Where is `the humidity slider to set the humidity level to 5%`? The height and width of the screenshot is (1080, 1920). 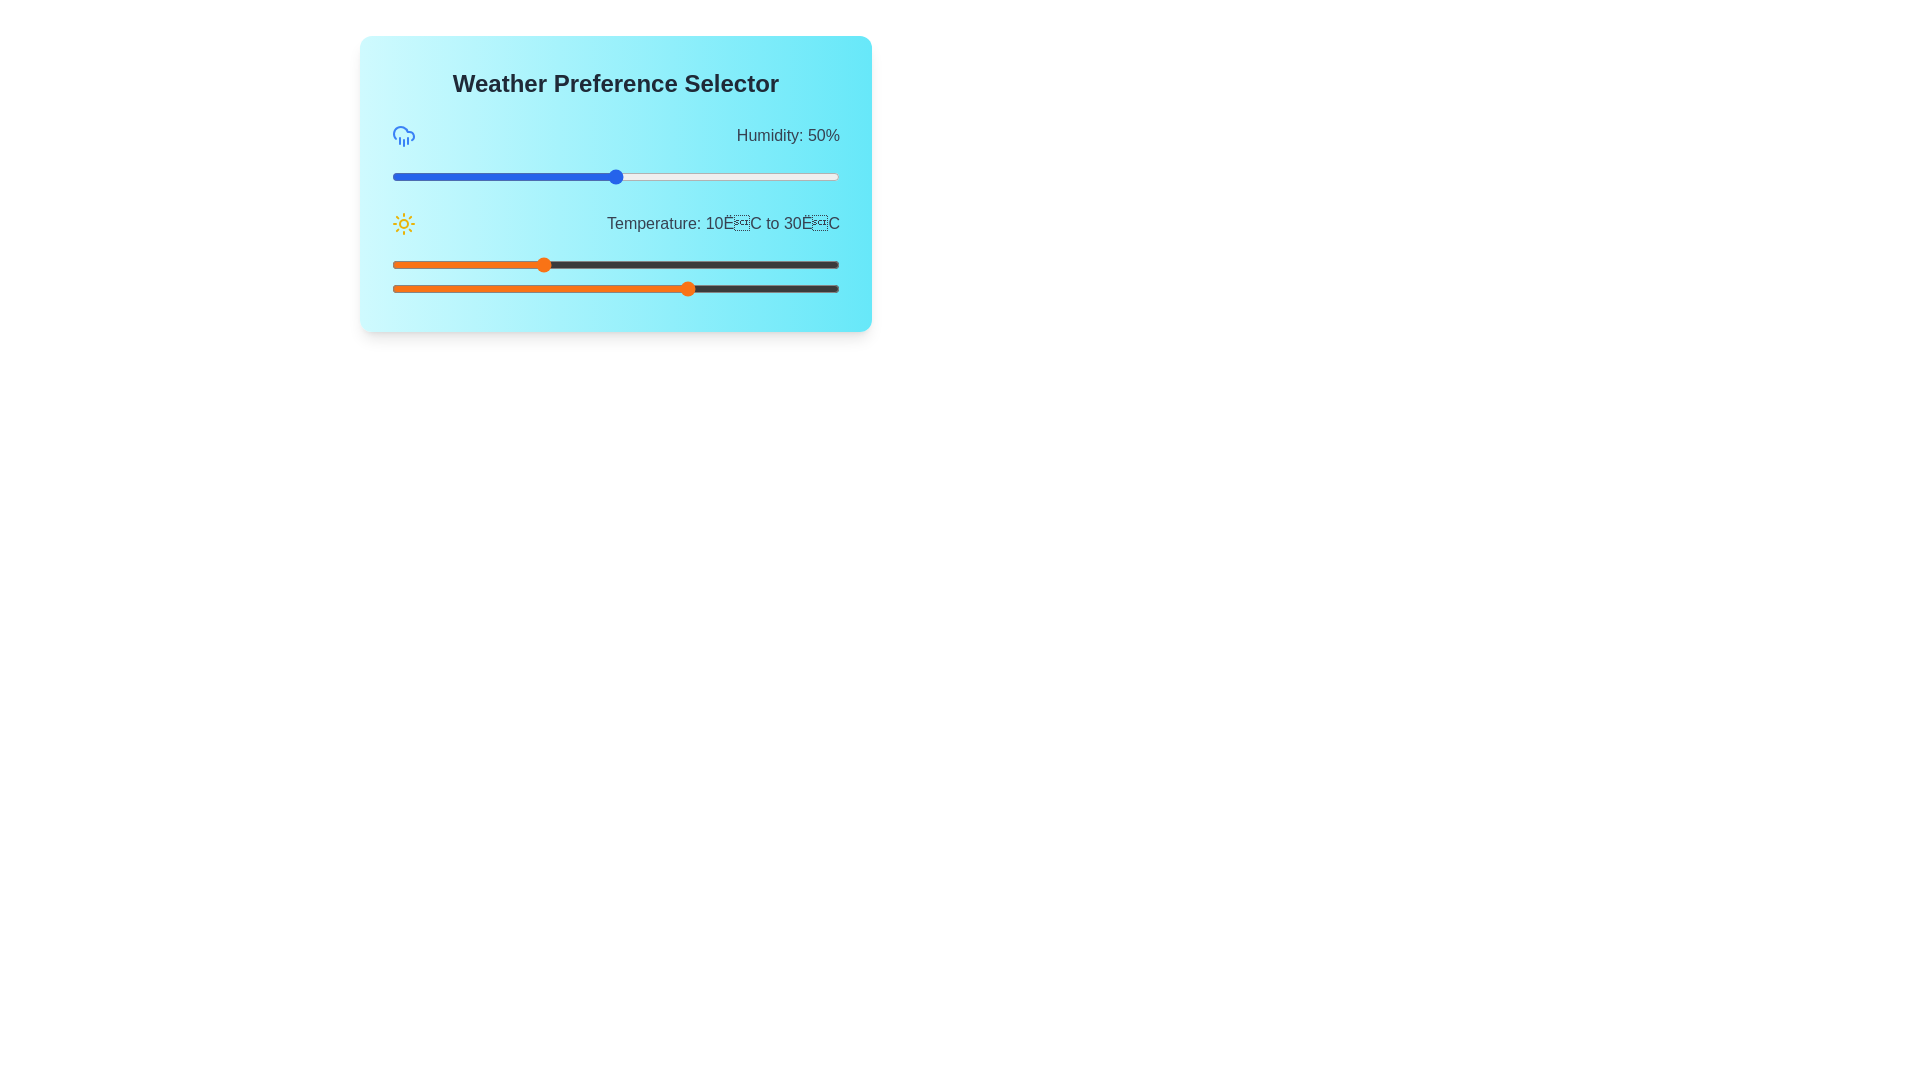
the humidity slider to set the humidity level to 5% is located at coordinates (413, 176).